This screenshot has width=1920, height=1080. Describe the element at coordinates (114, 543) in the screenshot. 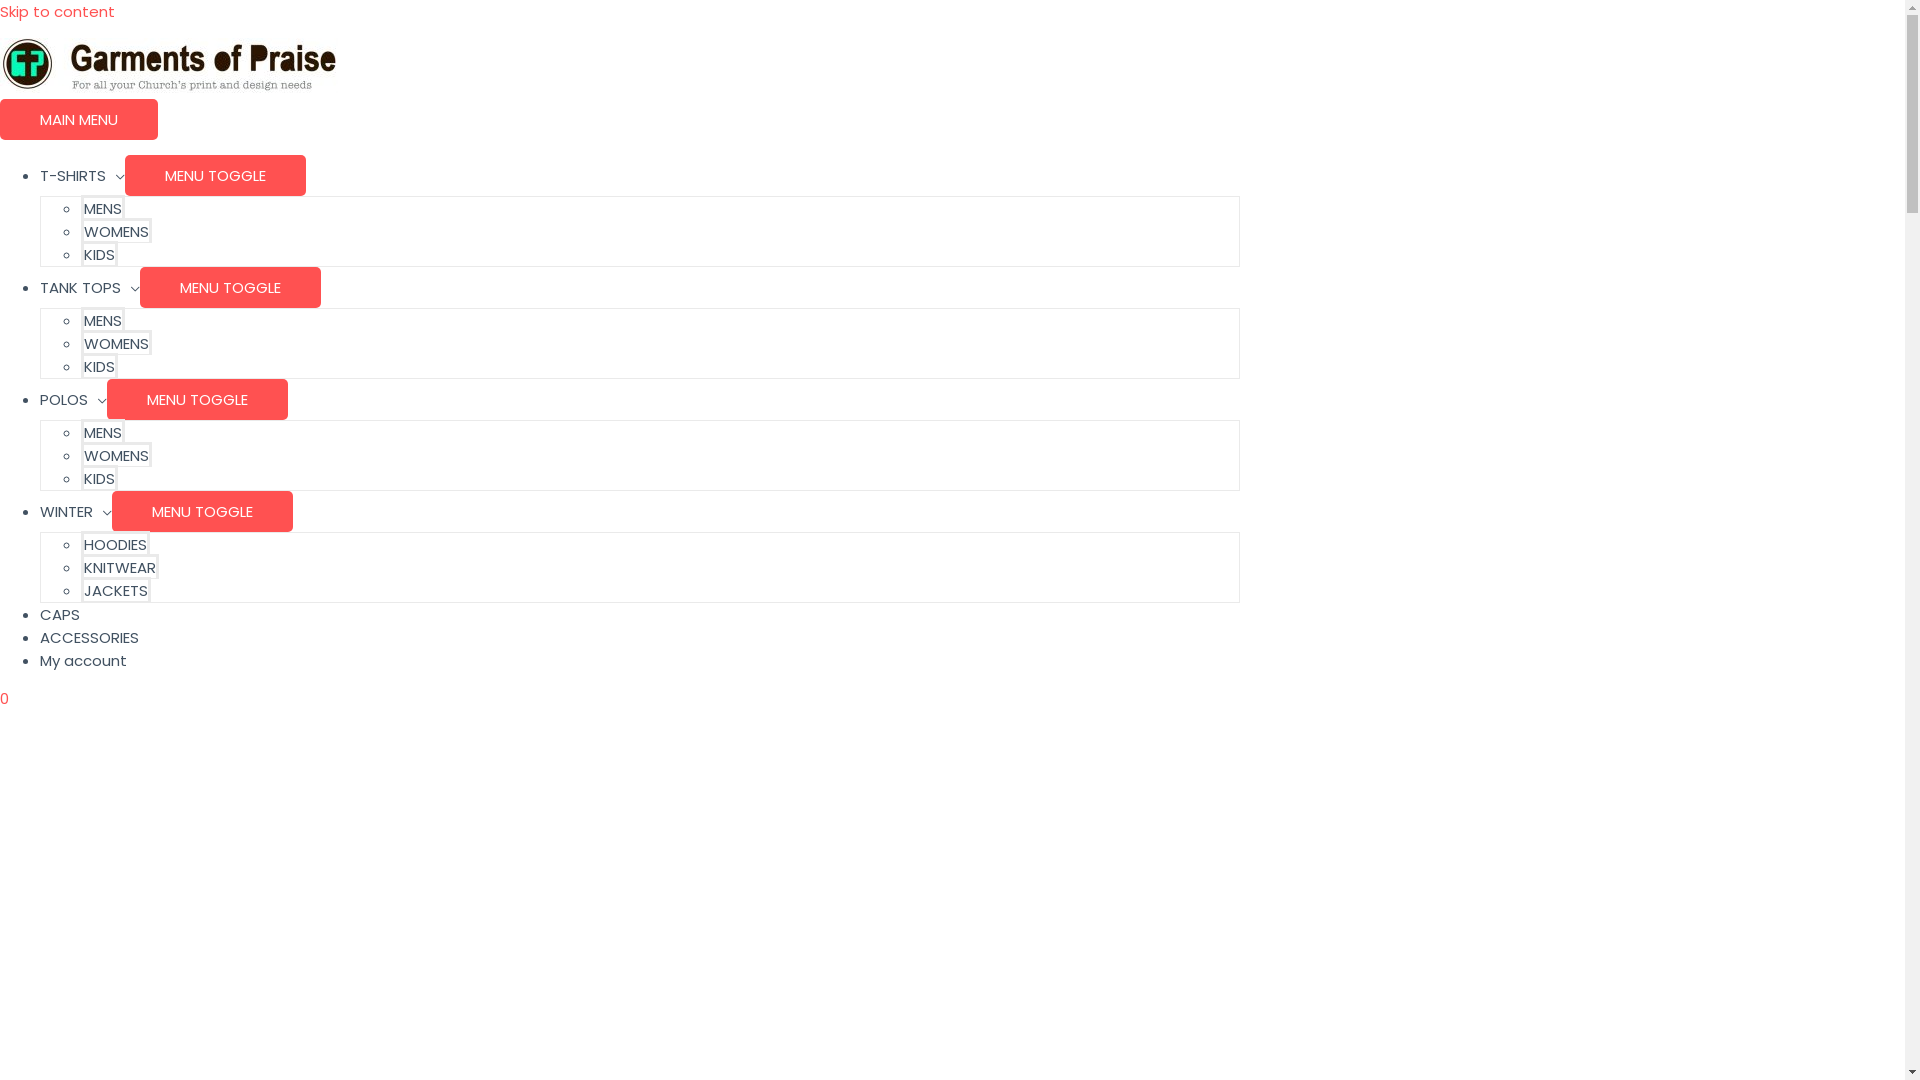

I see `'HOODIES'` at that location.